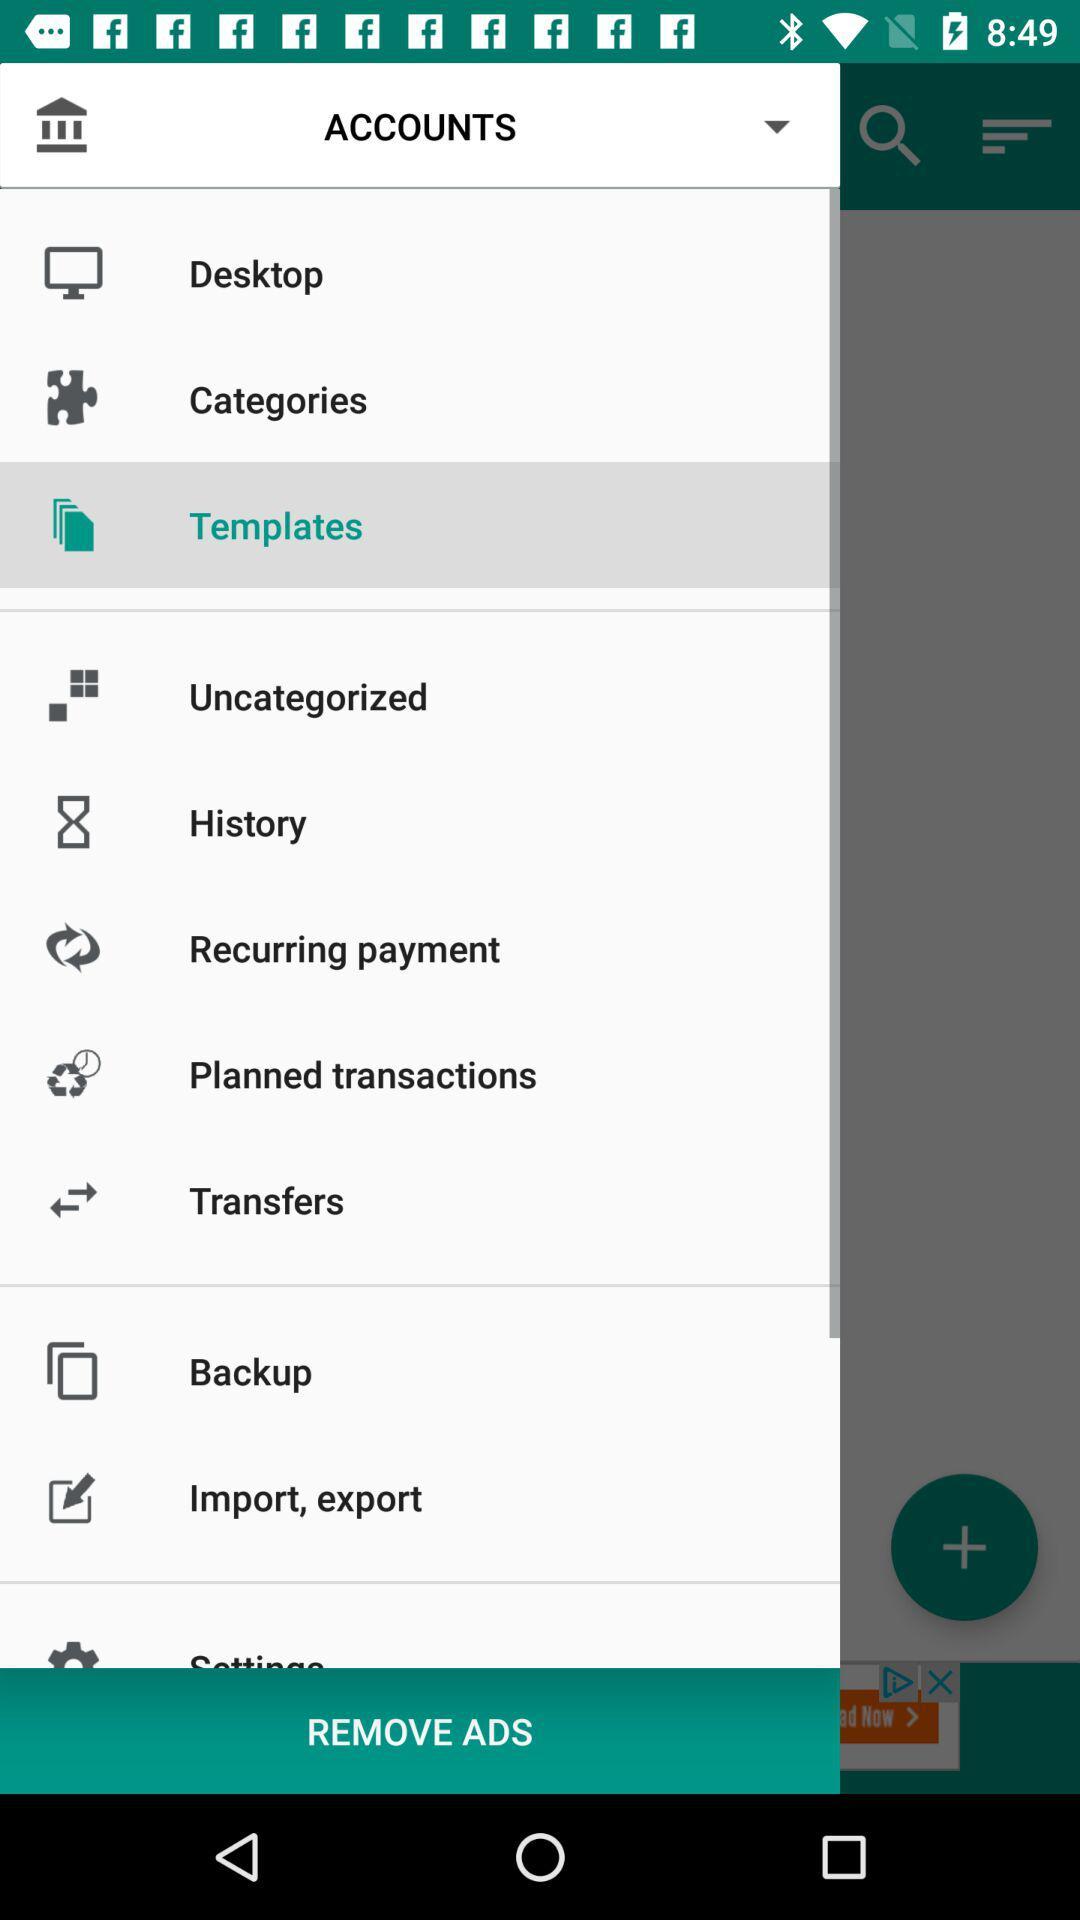 The width and height of the screenshot is (1080, 1920). Describe the element at coordinates (963, 1546) in the screenshot. I see `the add icon` at that location.